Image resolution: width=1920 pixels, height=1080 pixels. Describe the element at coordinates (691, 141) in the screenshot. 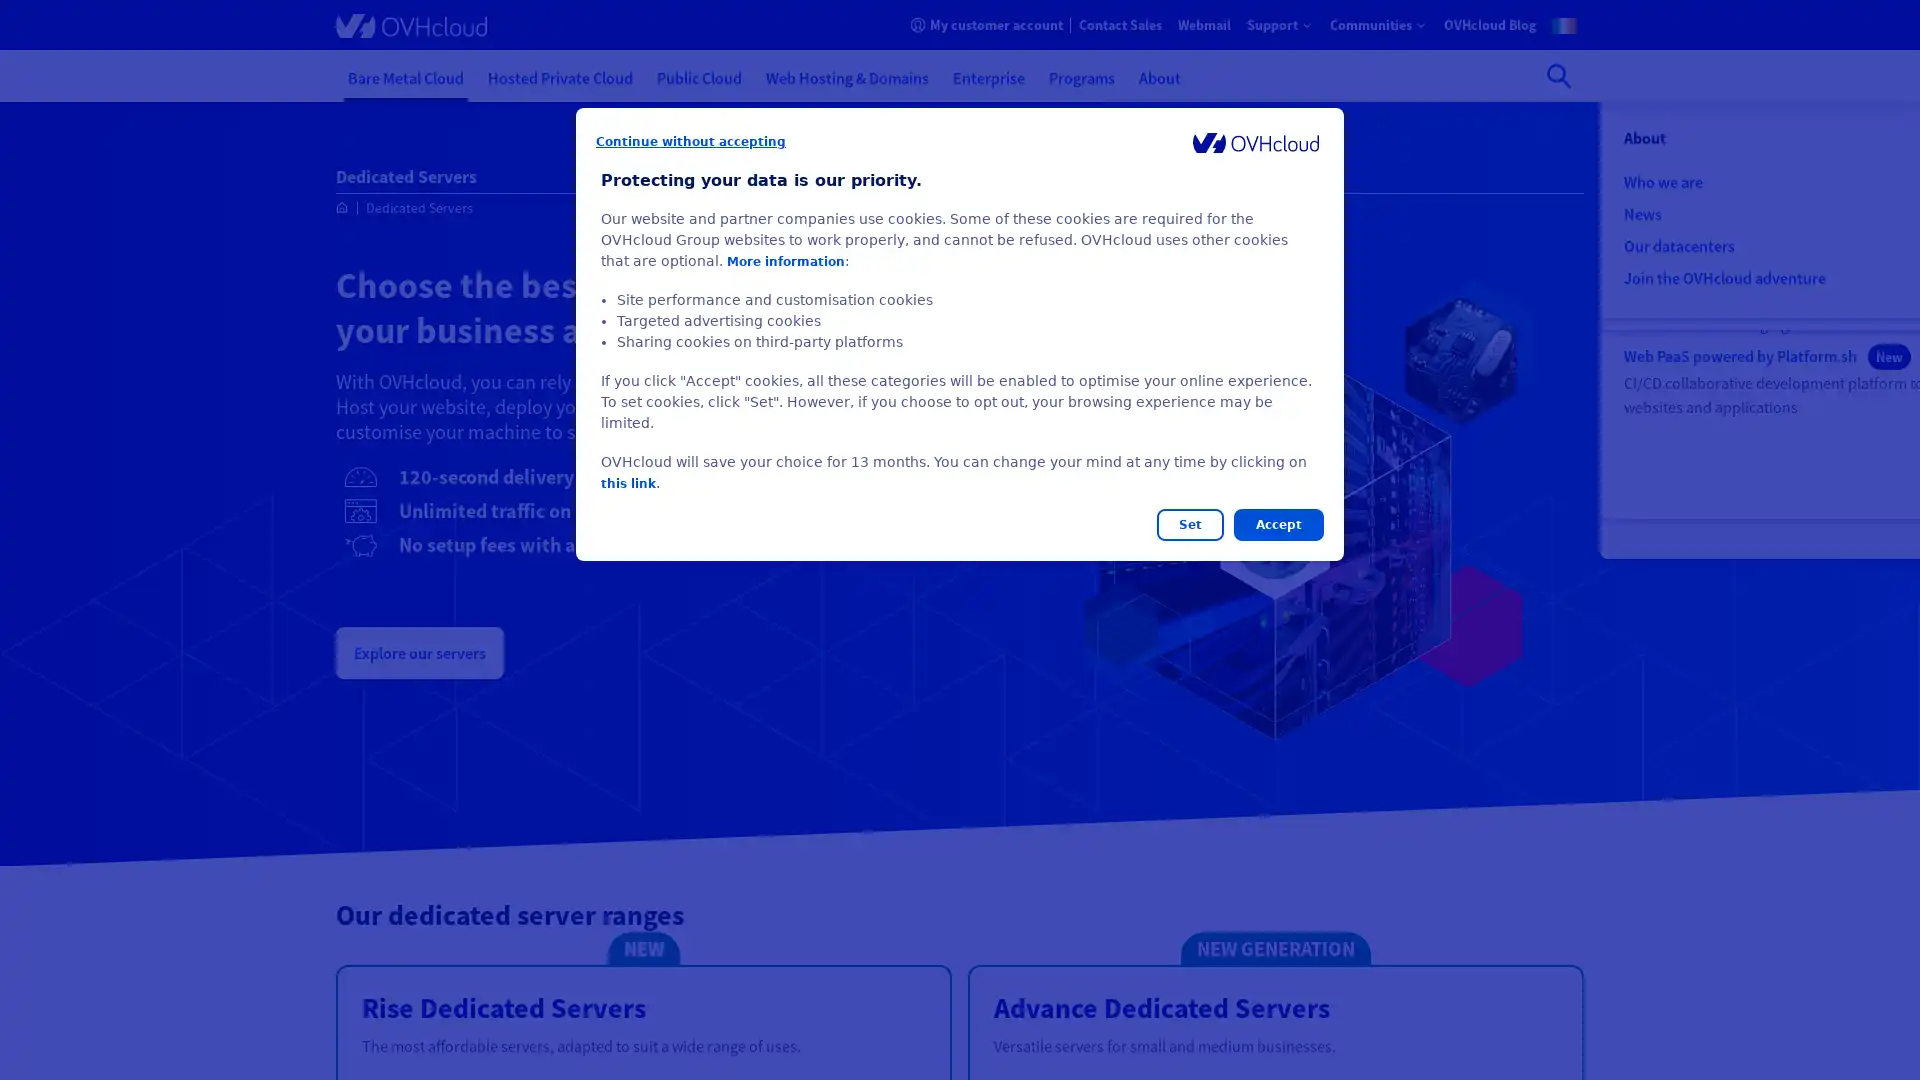

I see `Continue without accepting` at that location.